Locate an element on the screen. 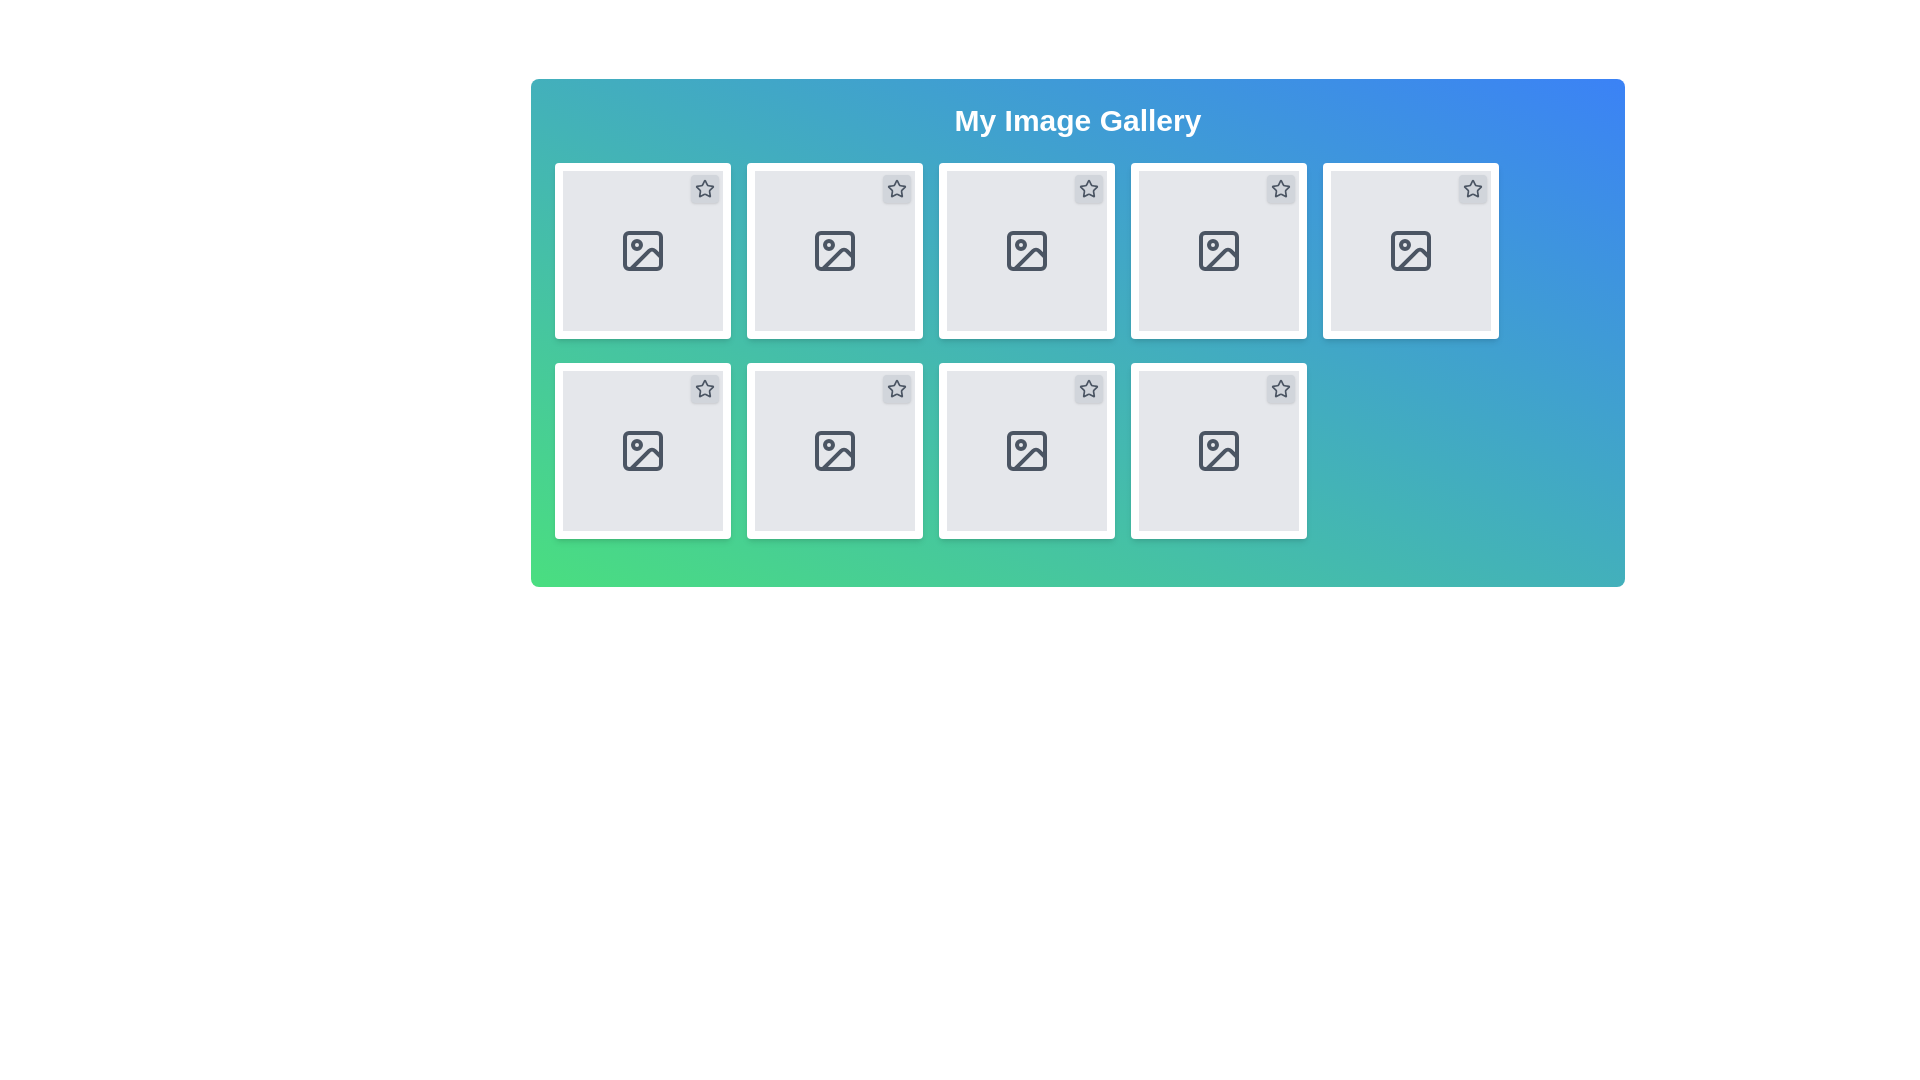  the star-shaped icon located in the top-right corner of the third image card in the second row of the grid layout is located at coordinates (705, 388).